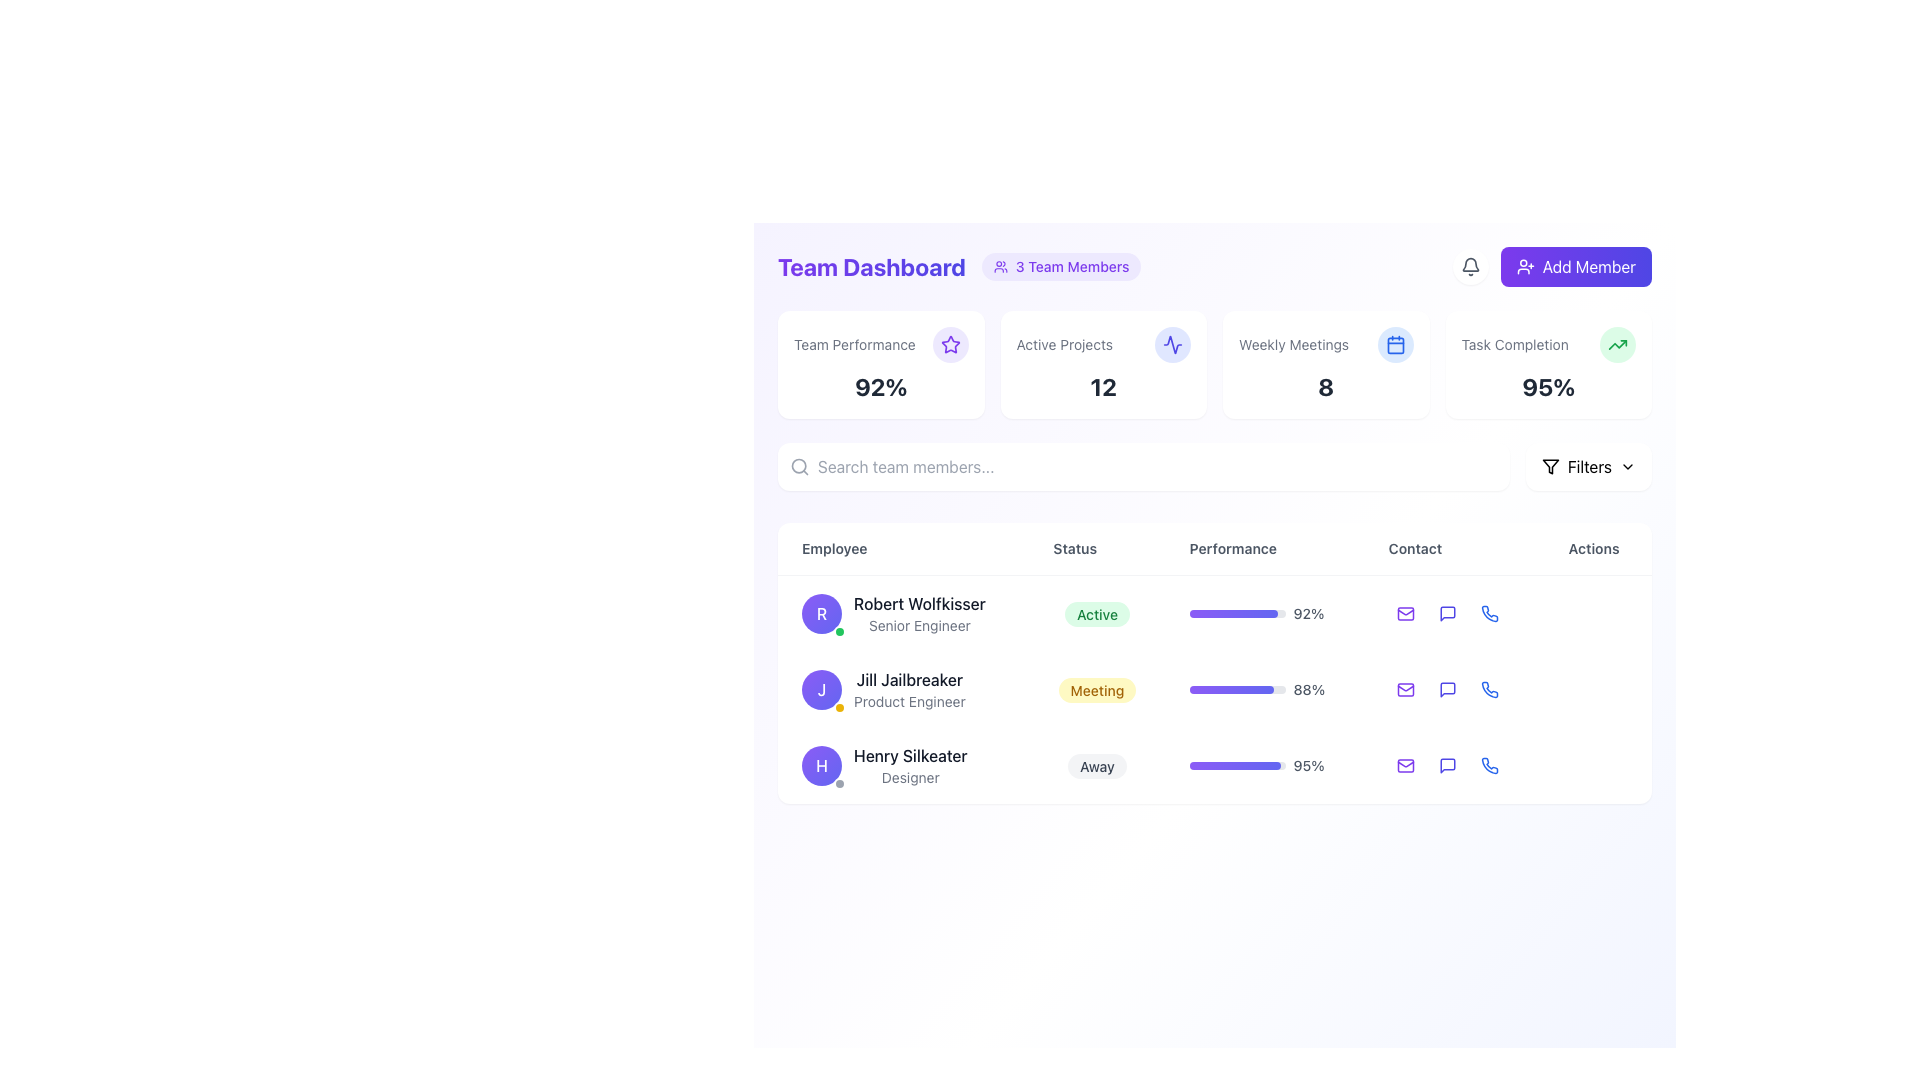  What do you see at coordinates (1549, 466) in the screenshot?
I see `the filter icon located within the 'Filters' button at the top-right corner of the interface` at bounding box center [1549, 466].